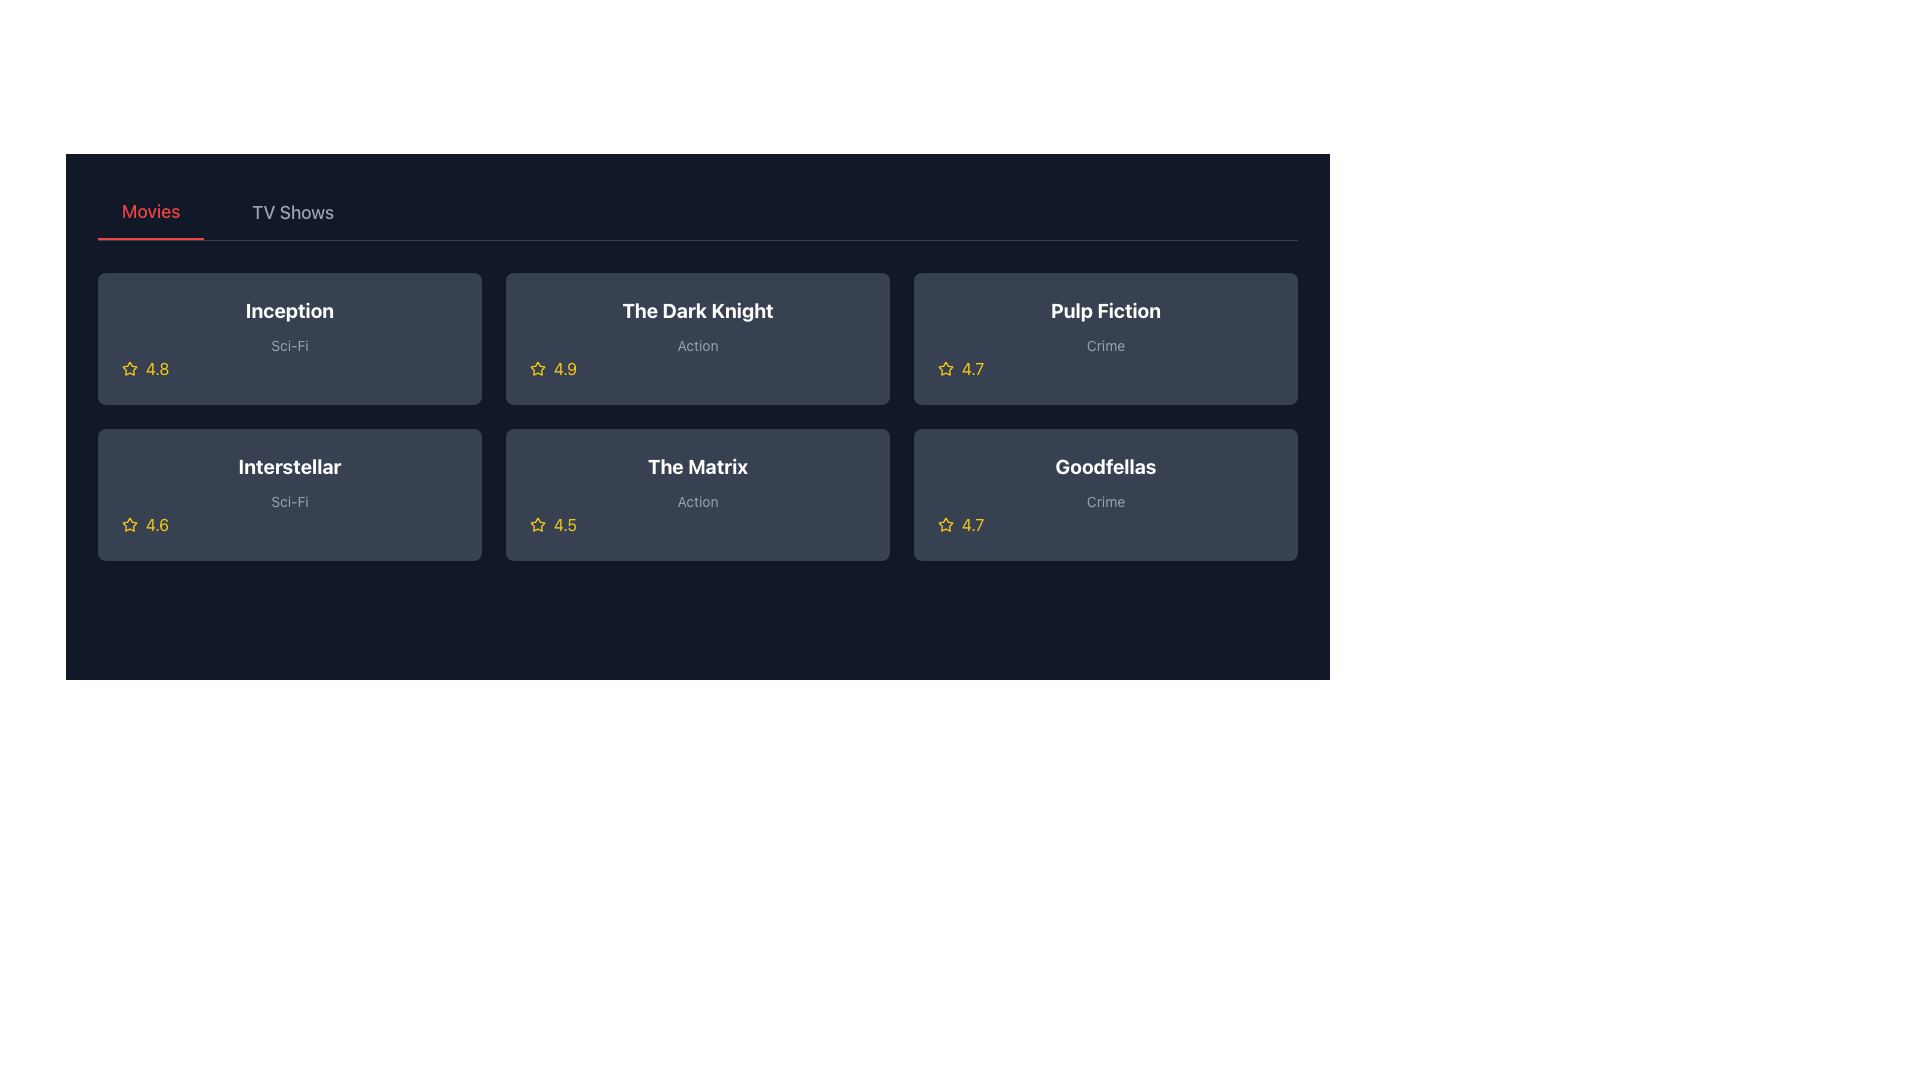  Describe the element at coordinates (288, 338) in the screenshot. I see `the information icon shaped as an encircled 'i' located within the upper-left section of the 'Inception' movie card` at that location.